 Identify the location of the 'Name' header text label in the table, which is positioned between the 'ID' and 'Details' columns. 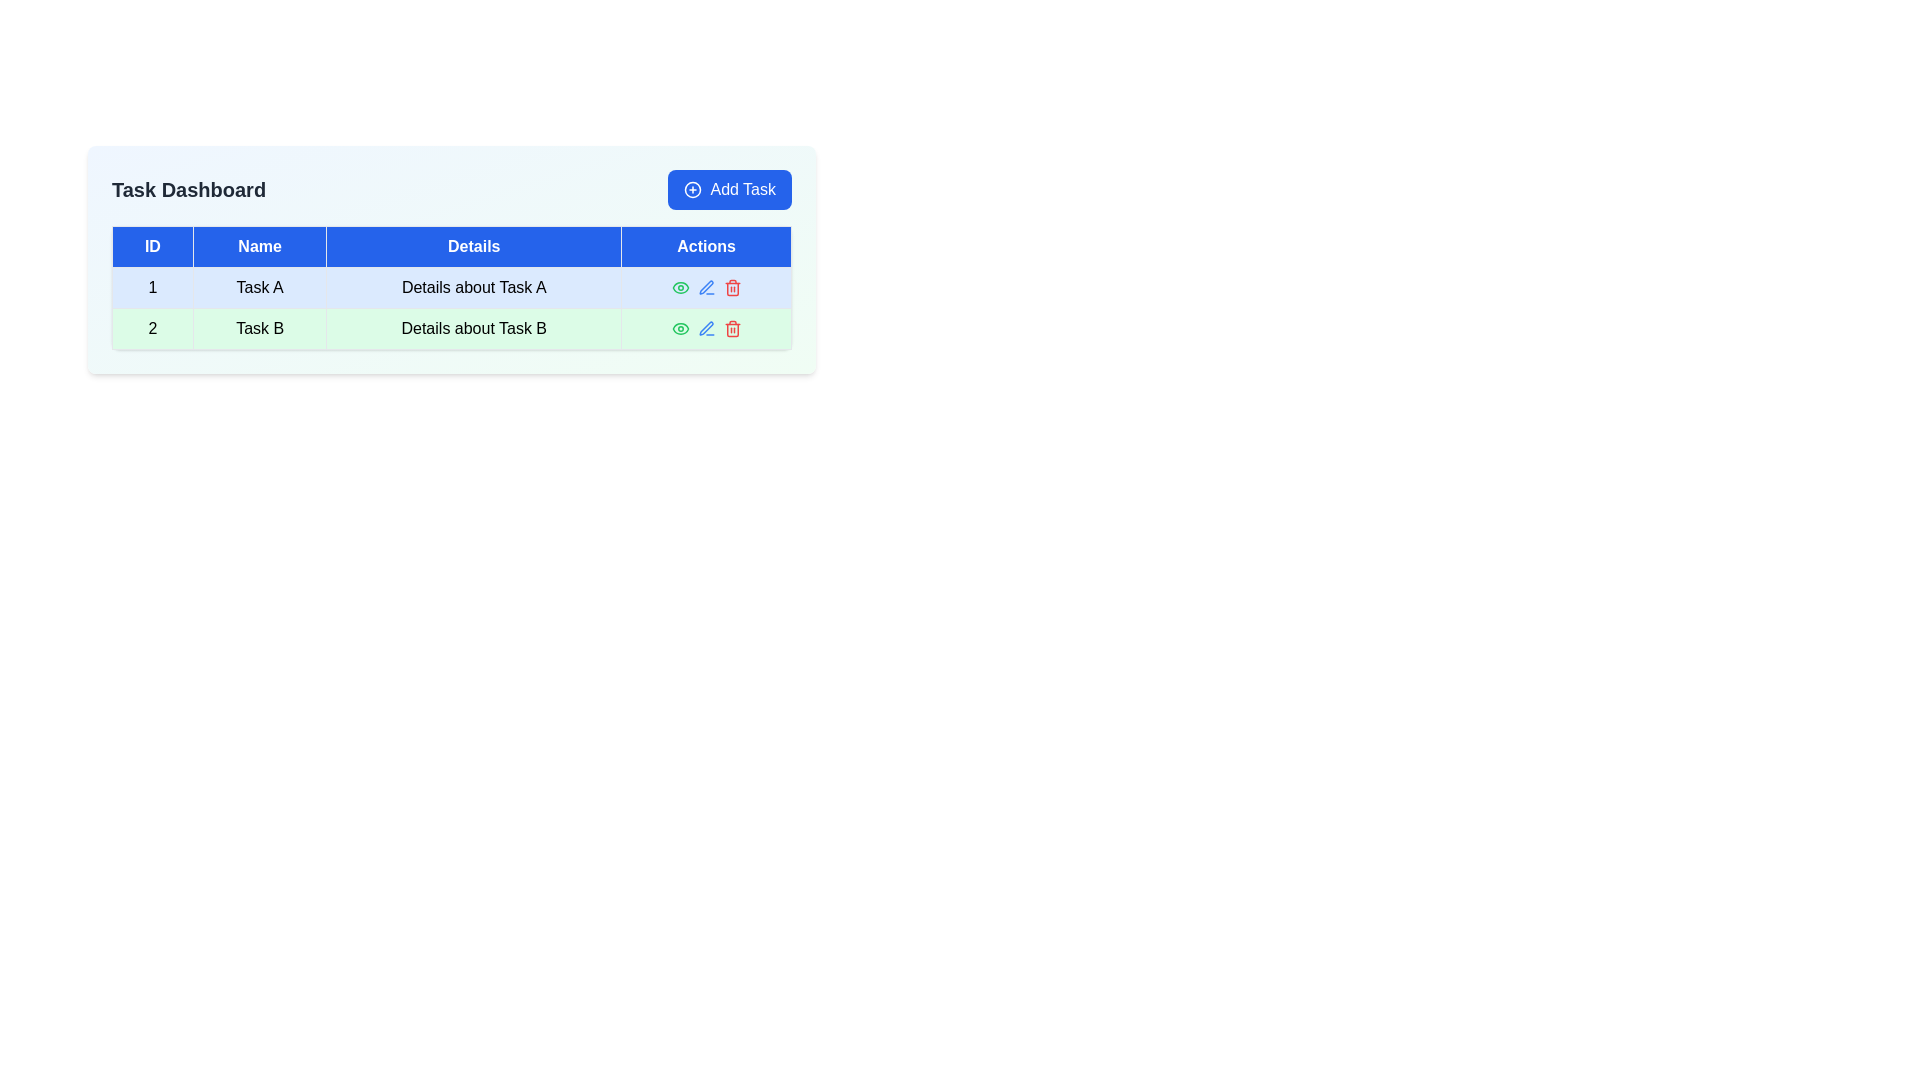
(259, 245).